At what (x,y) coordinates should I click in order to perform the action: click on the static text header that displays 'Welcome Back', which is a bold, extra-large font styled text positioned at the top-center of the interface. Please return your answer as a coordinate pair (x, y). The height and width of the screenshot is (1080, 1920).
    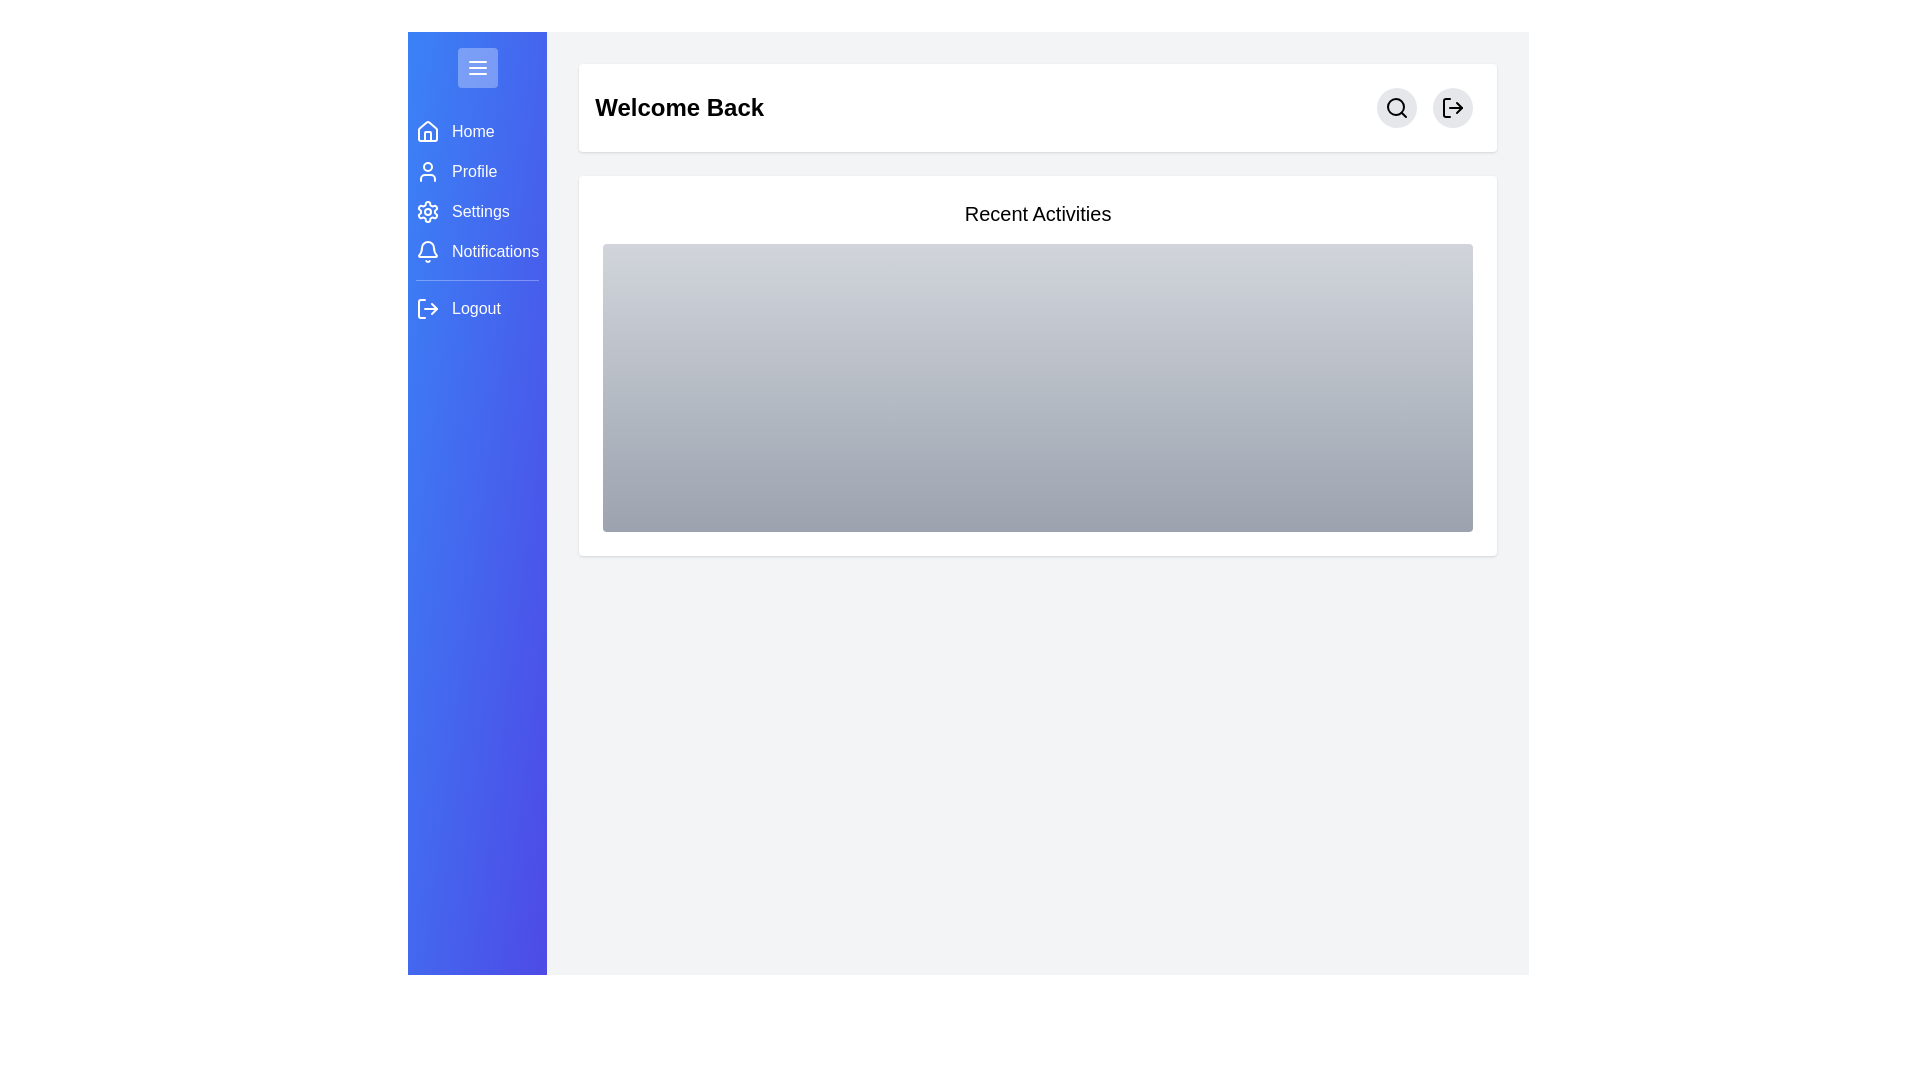
    Looking at the image, I should click on (679, 108).